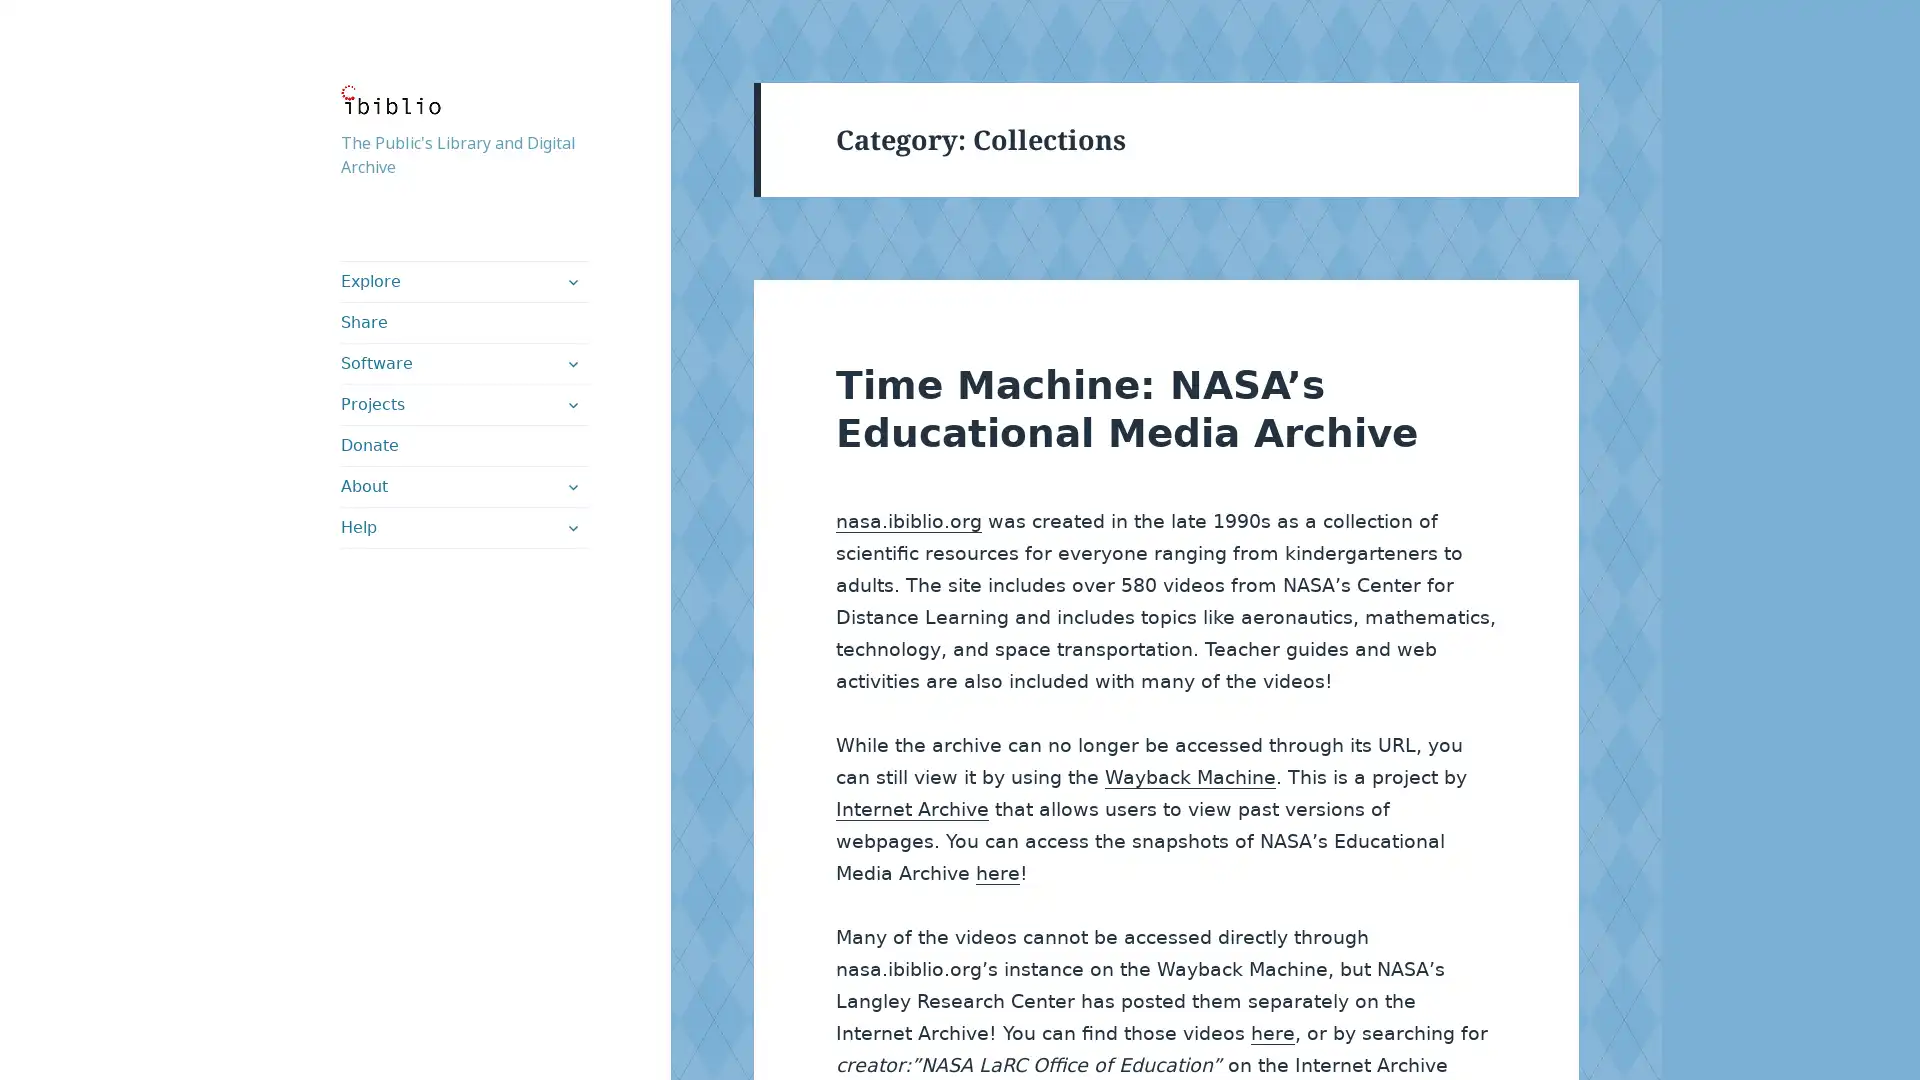 The width and height of the screenshot is (1920, 1080). I want to click on expand child menu, so click(570, 527).